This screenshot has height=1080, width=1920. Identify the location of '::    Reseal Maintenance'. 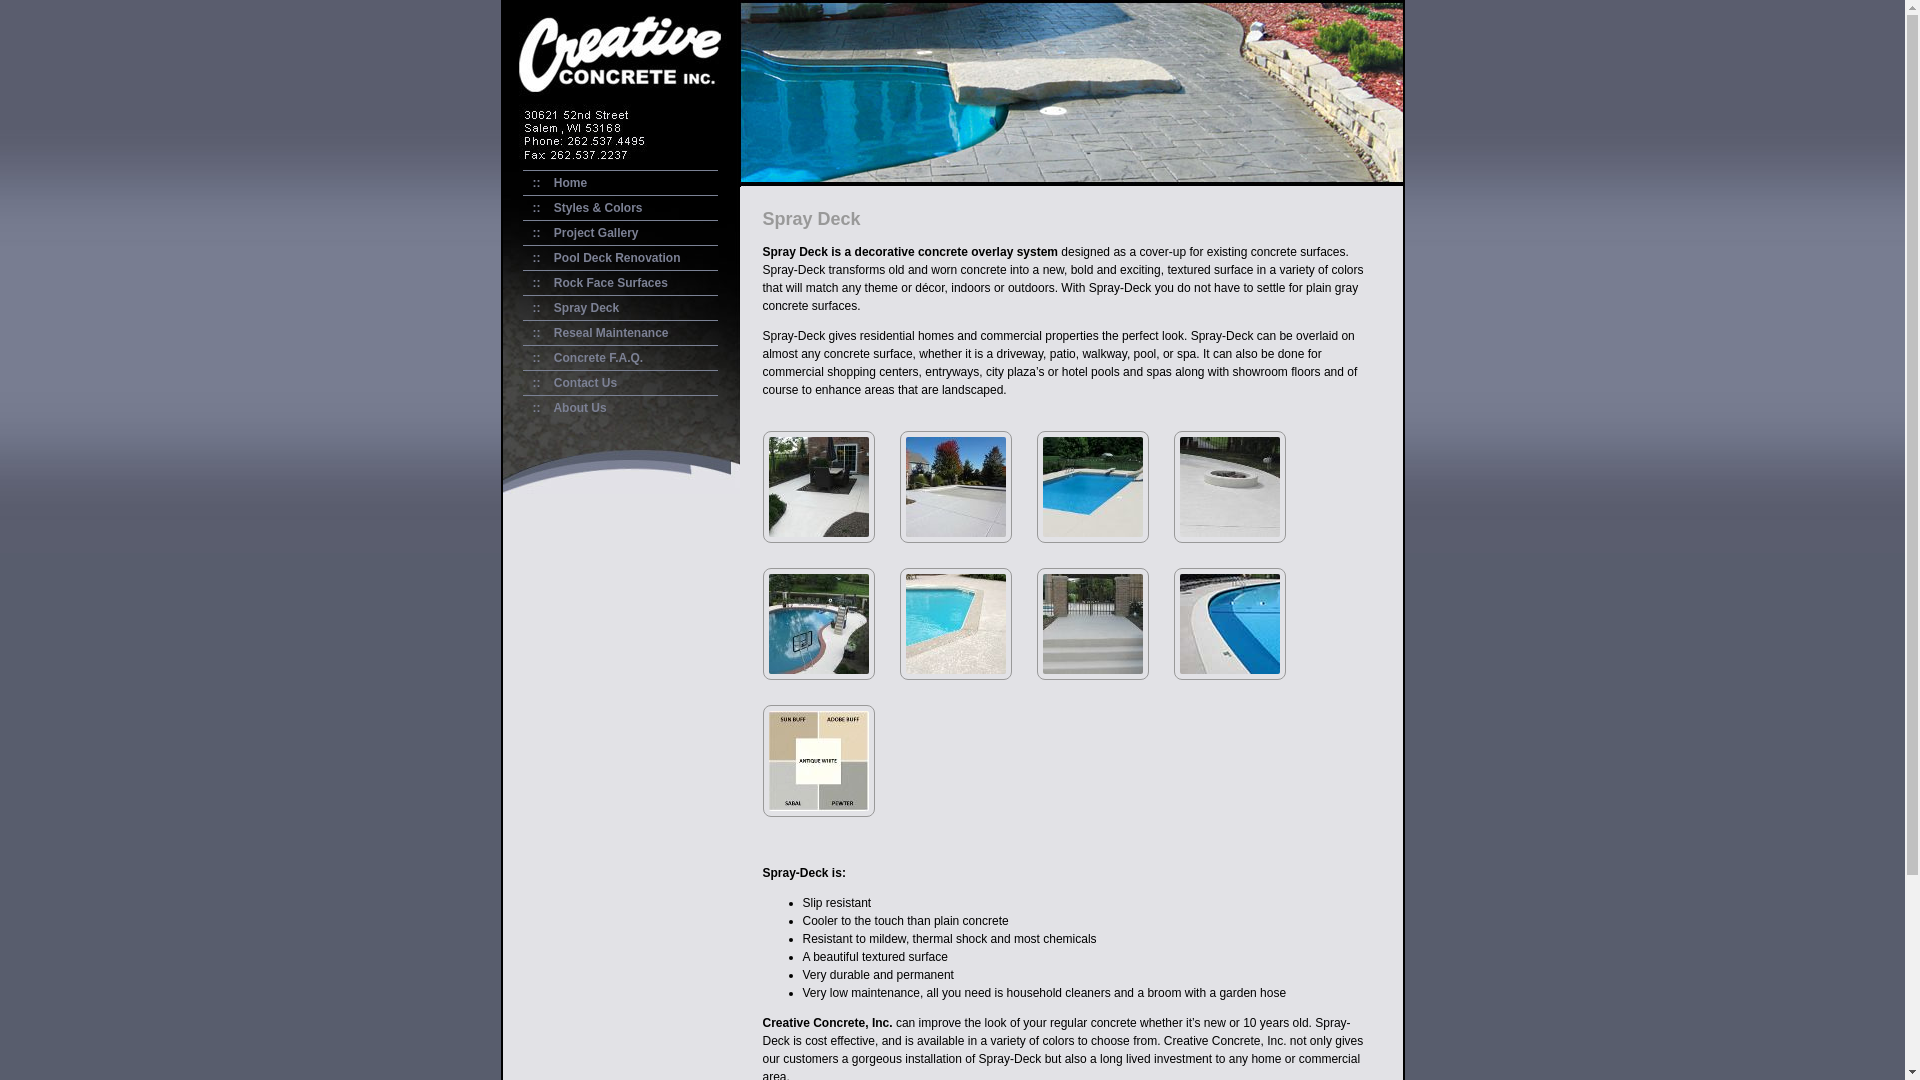
(594, 331).